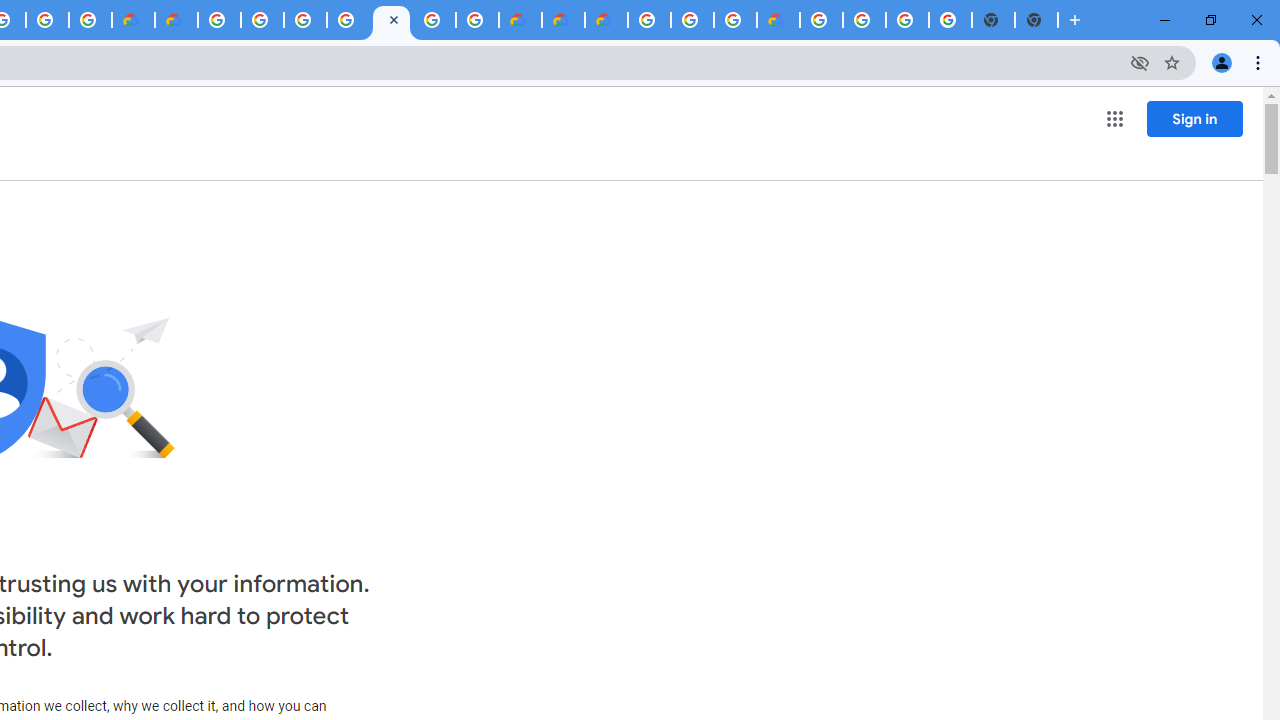 The width and height of the screenshot is (1280, 720). What do you see at coordinates (1036, 20) in the screenshot?
I see `'New Tab'` at bounding box center [1036, 20].